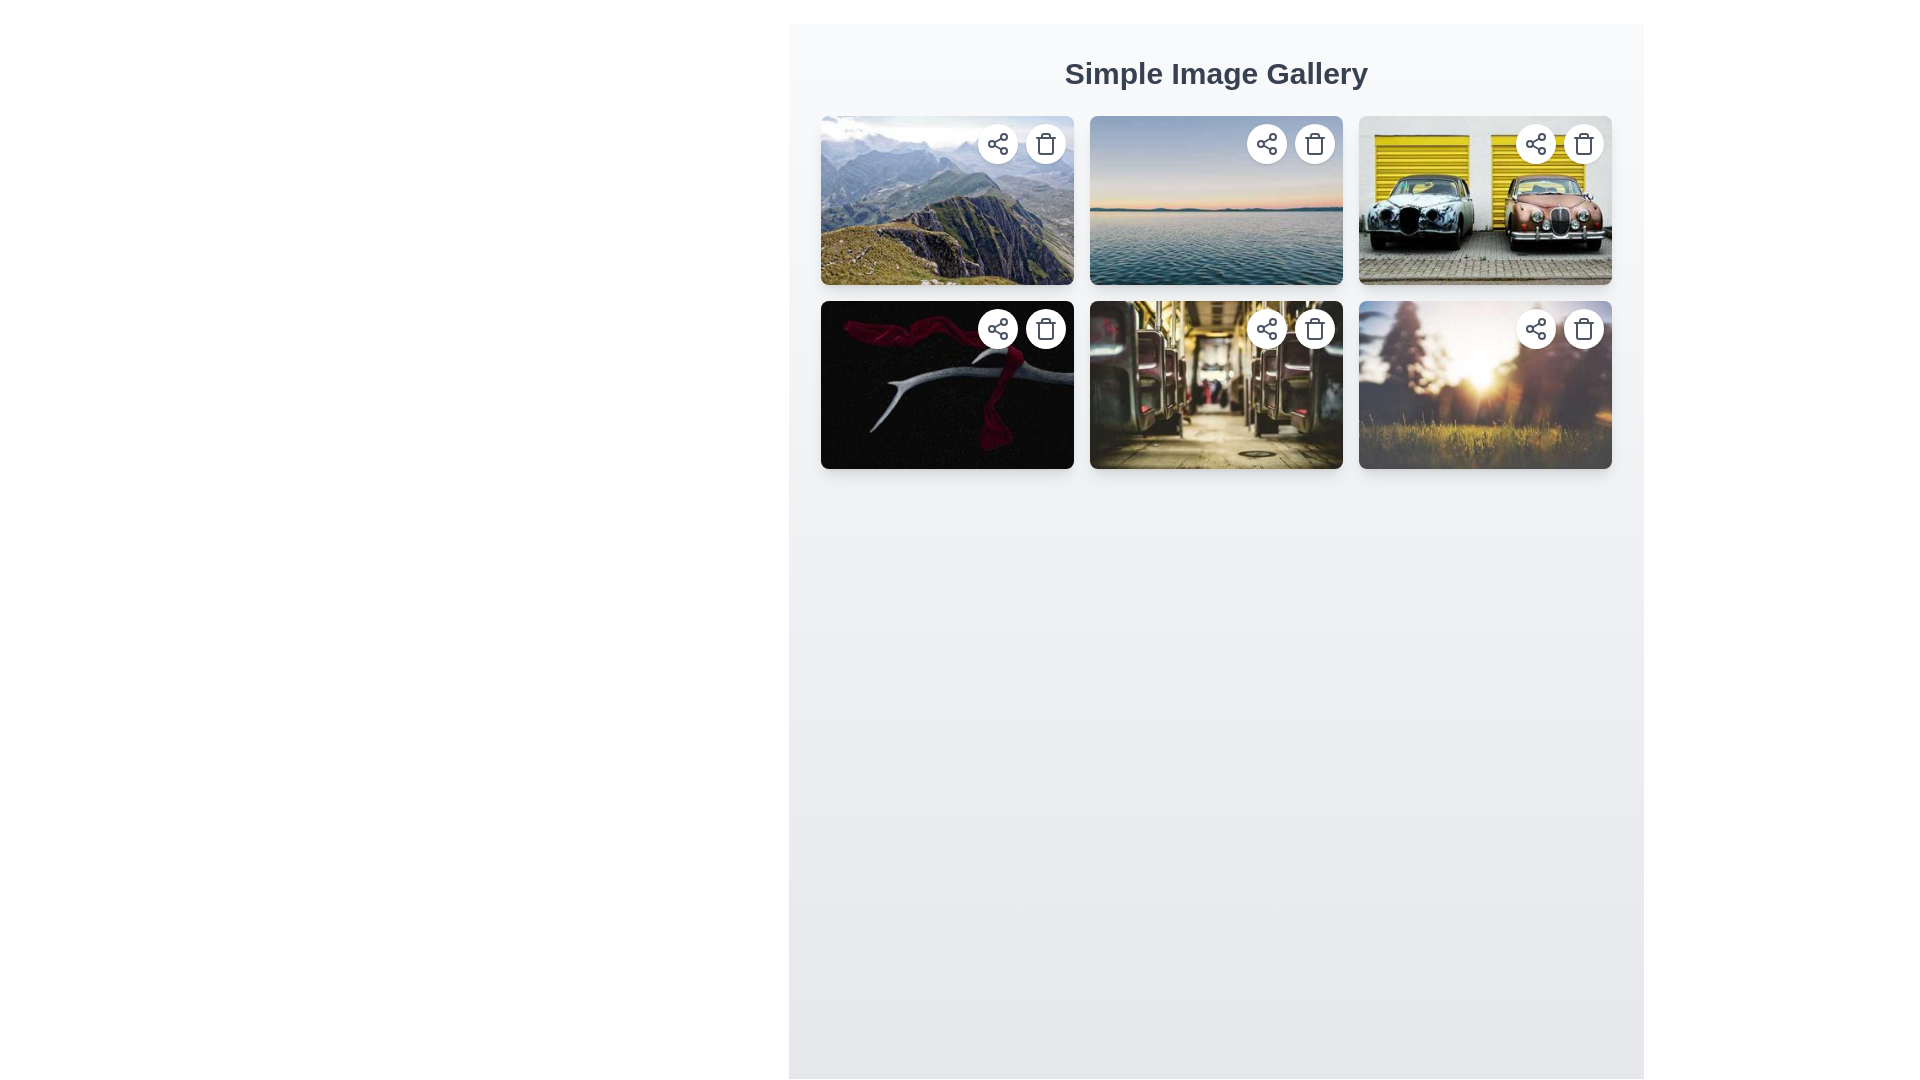  Describe the element at coordinates (1266, 142) in the screenshot. I see `the share icon button located in the top-right corner of the second image in the grid layout` at that location.